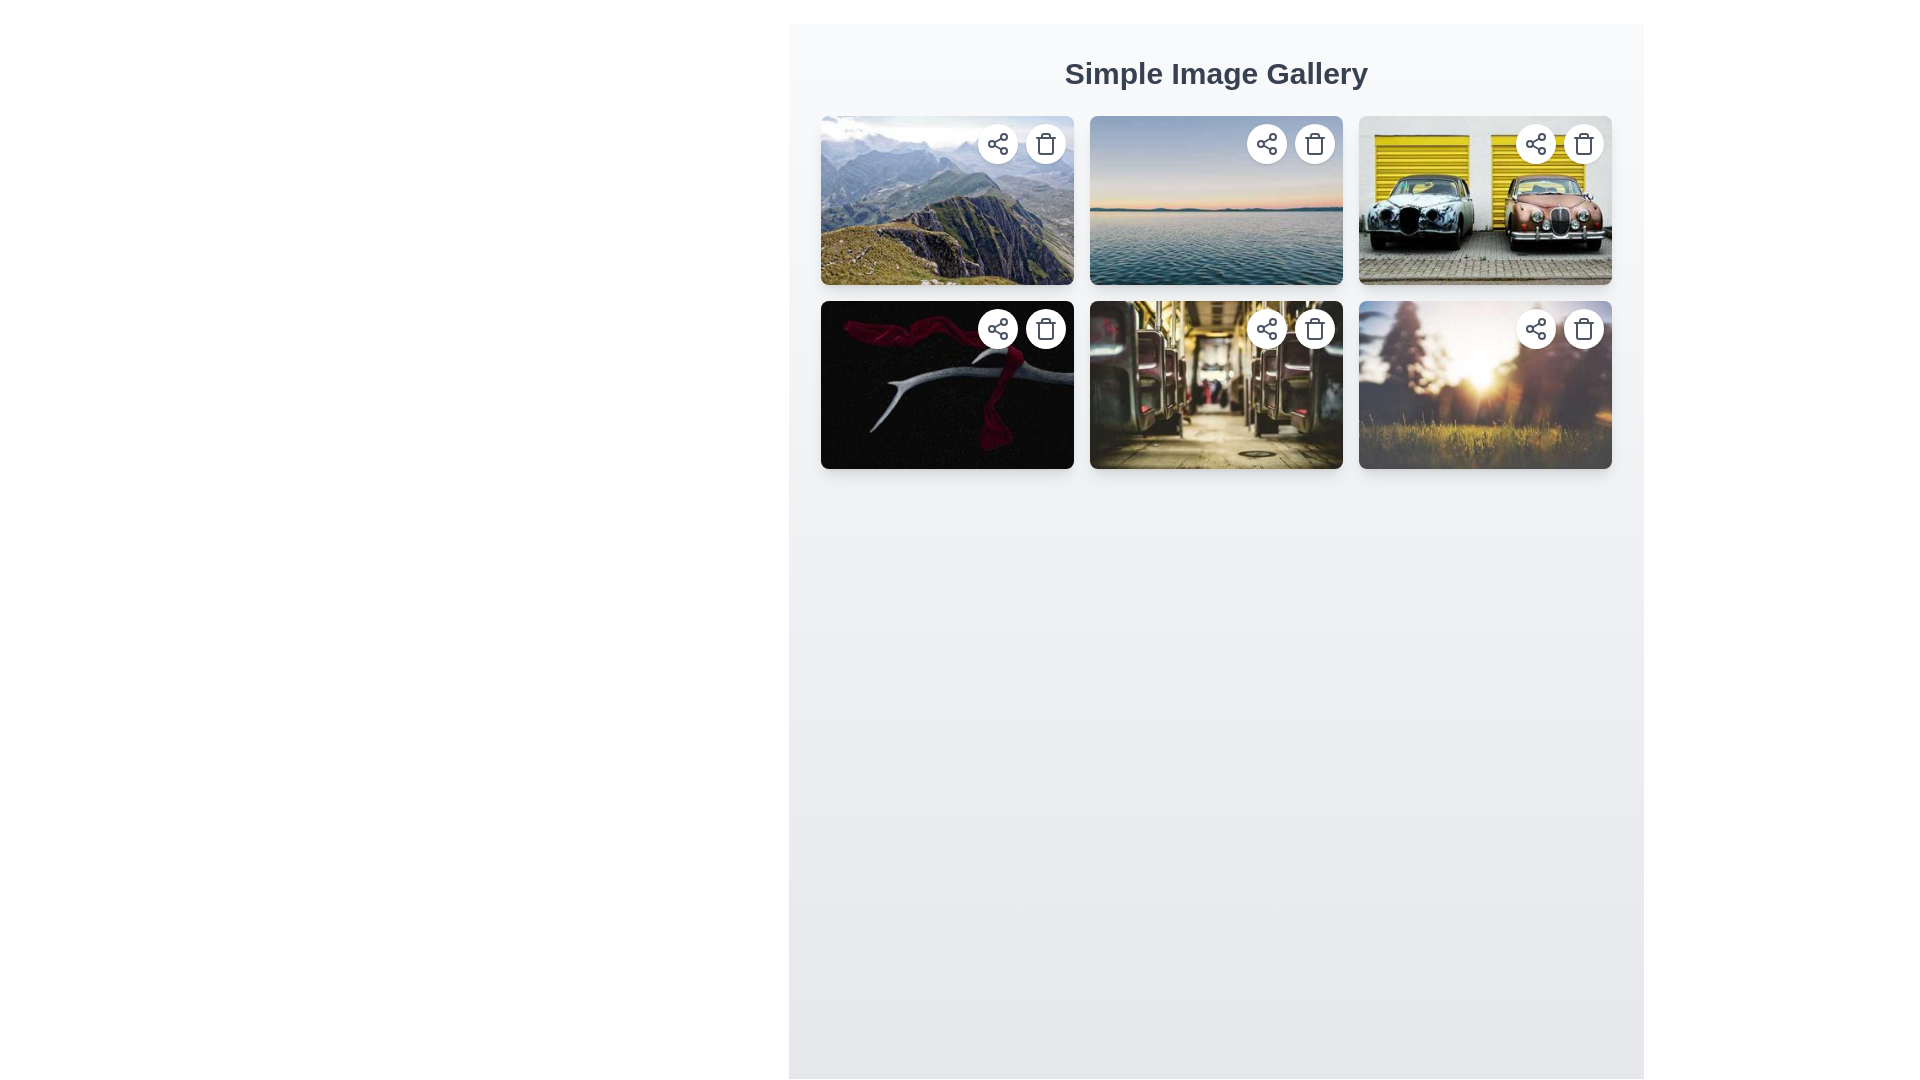  Describe the element at coordinates (1266, 142) in the screenshot. I see `the share icon button located in the top-right corner of the second image in the grid layout` at that location.